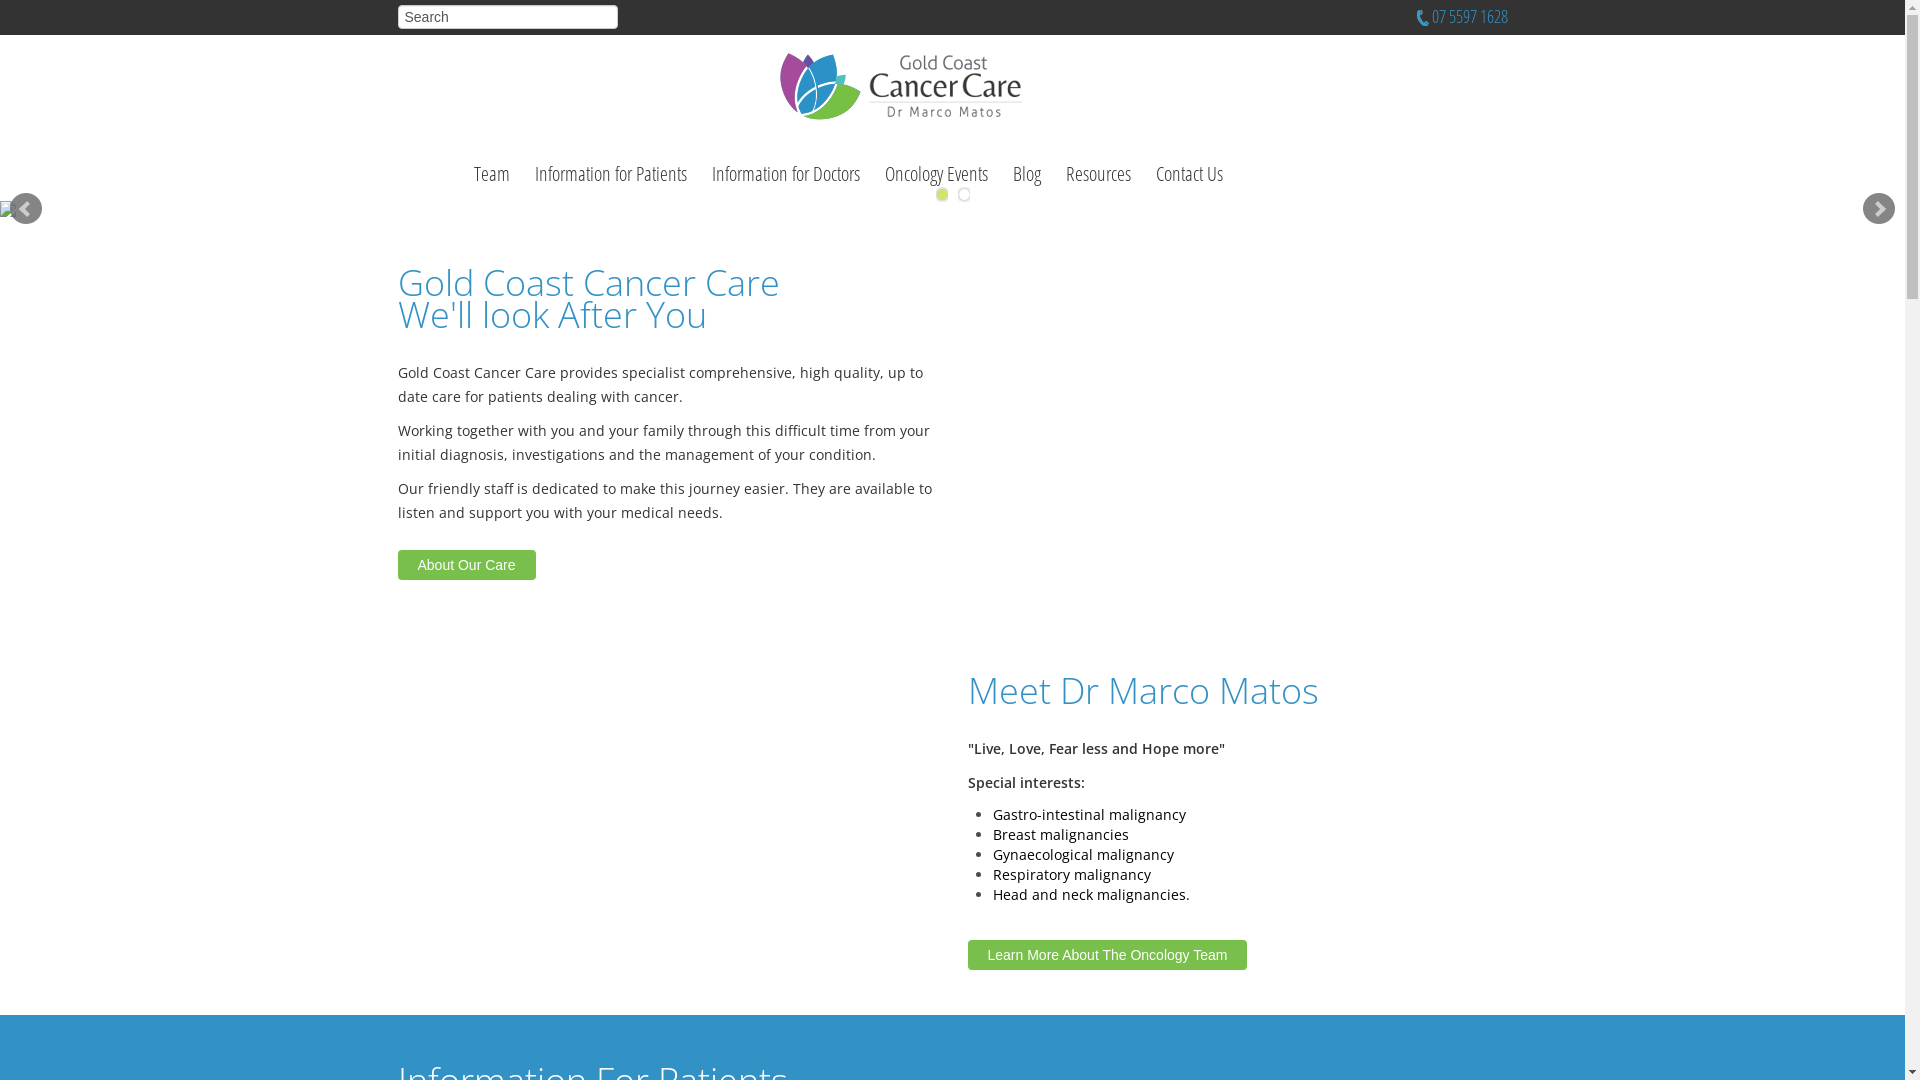 The image size is (1920, 1080). What do you see at coordinates (465, 564) in the screenshot?
I see `'About Our Care'` at bounding box center [465, 564].